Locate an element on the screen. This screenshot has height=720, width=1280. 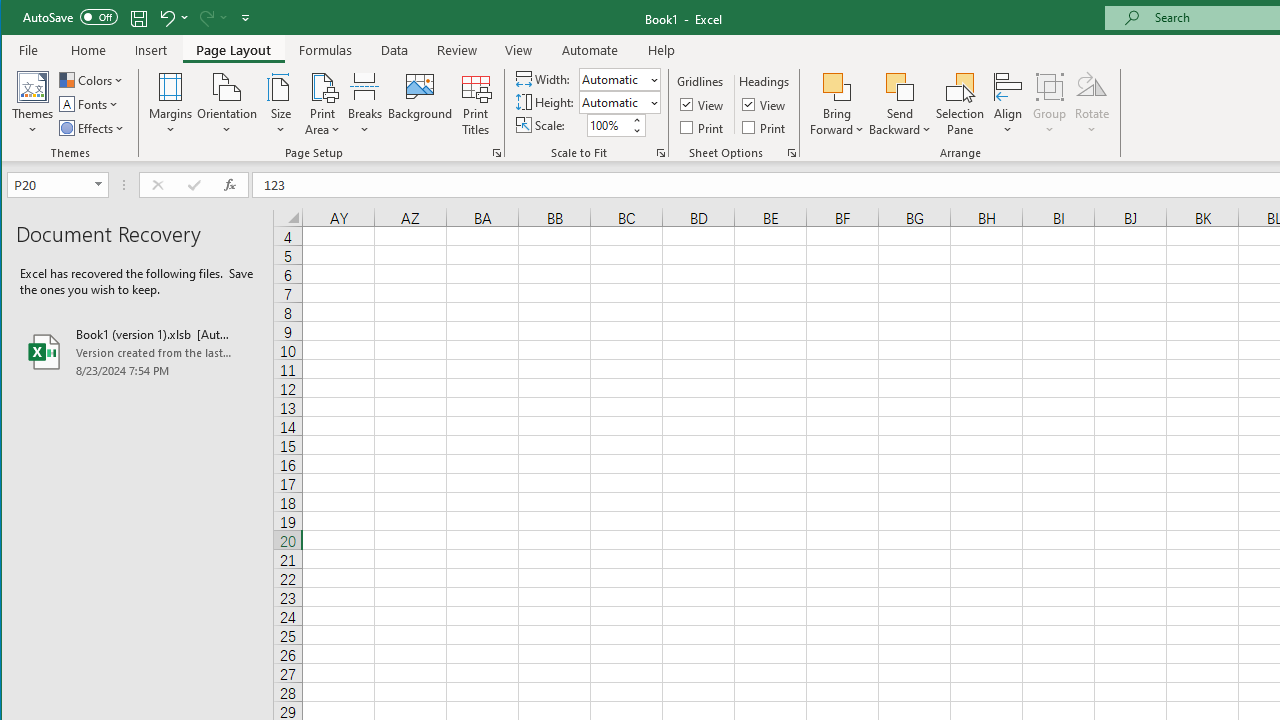
'Page Layout' is located at coordinates (233, 49).